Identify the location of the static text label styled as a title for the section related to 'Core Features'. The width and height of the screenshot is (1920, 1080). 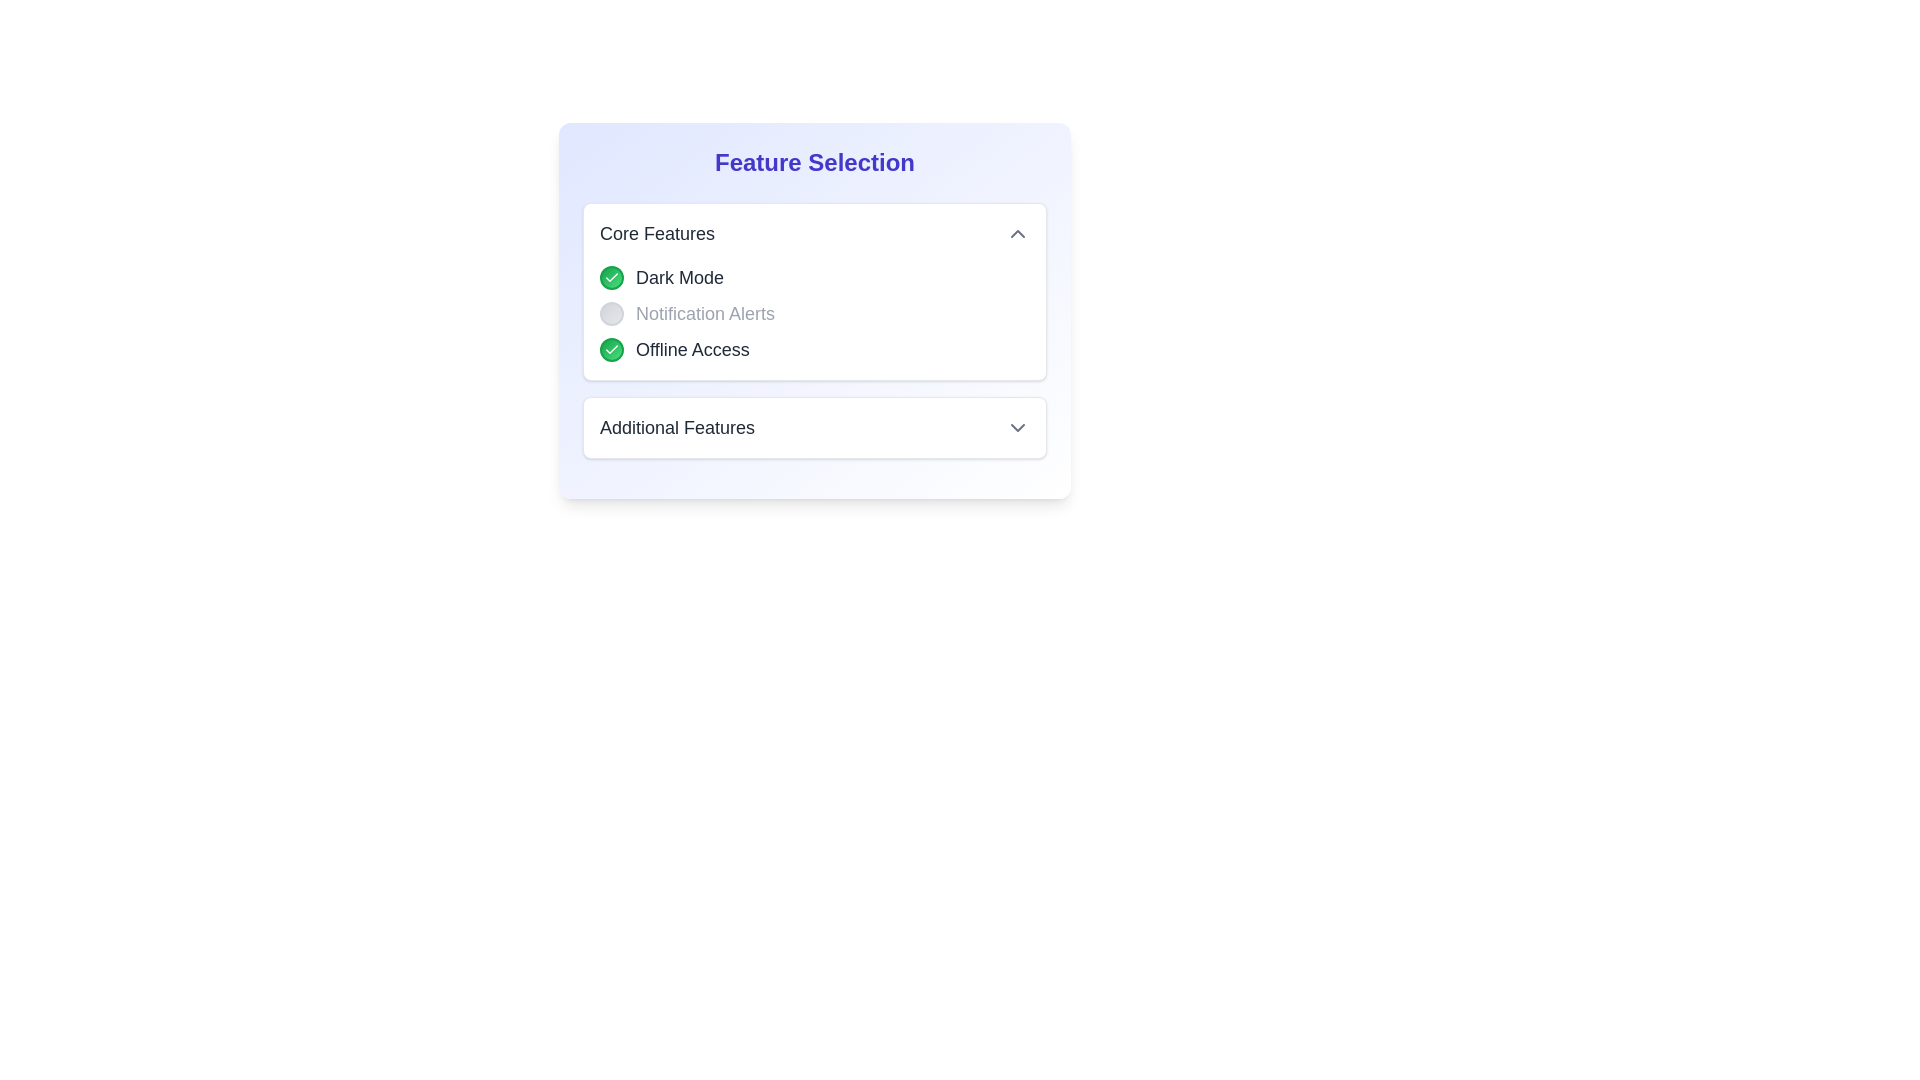
(657, 233).